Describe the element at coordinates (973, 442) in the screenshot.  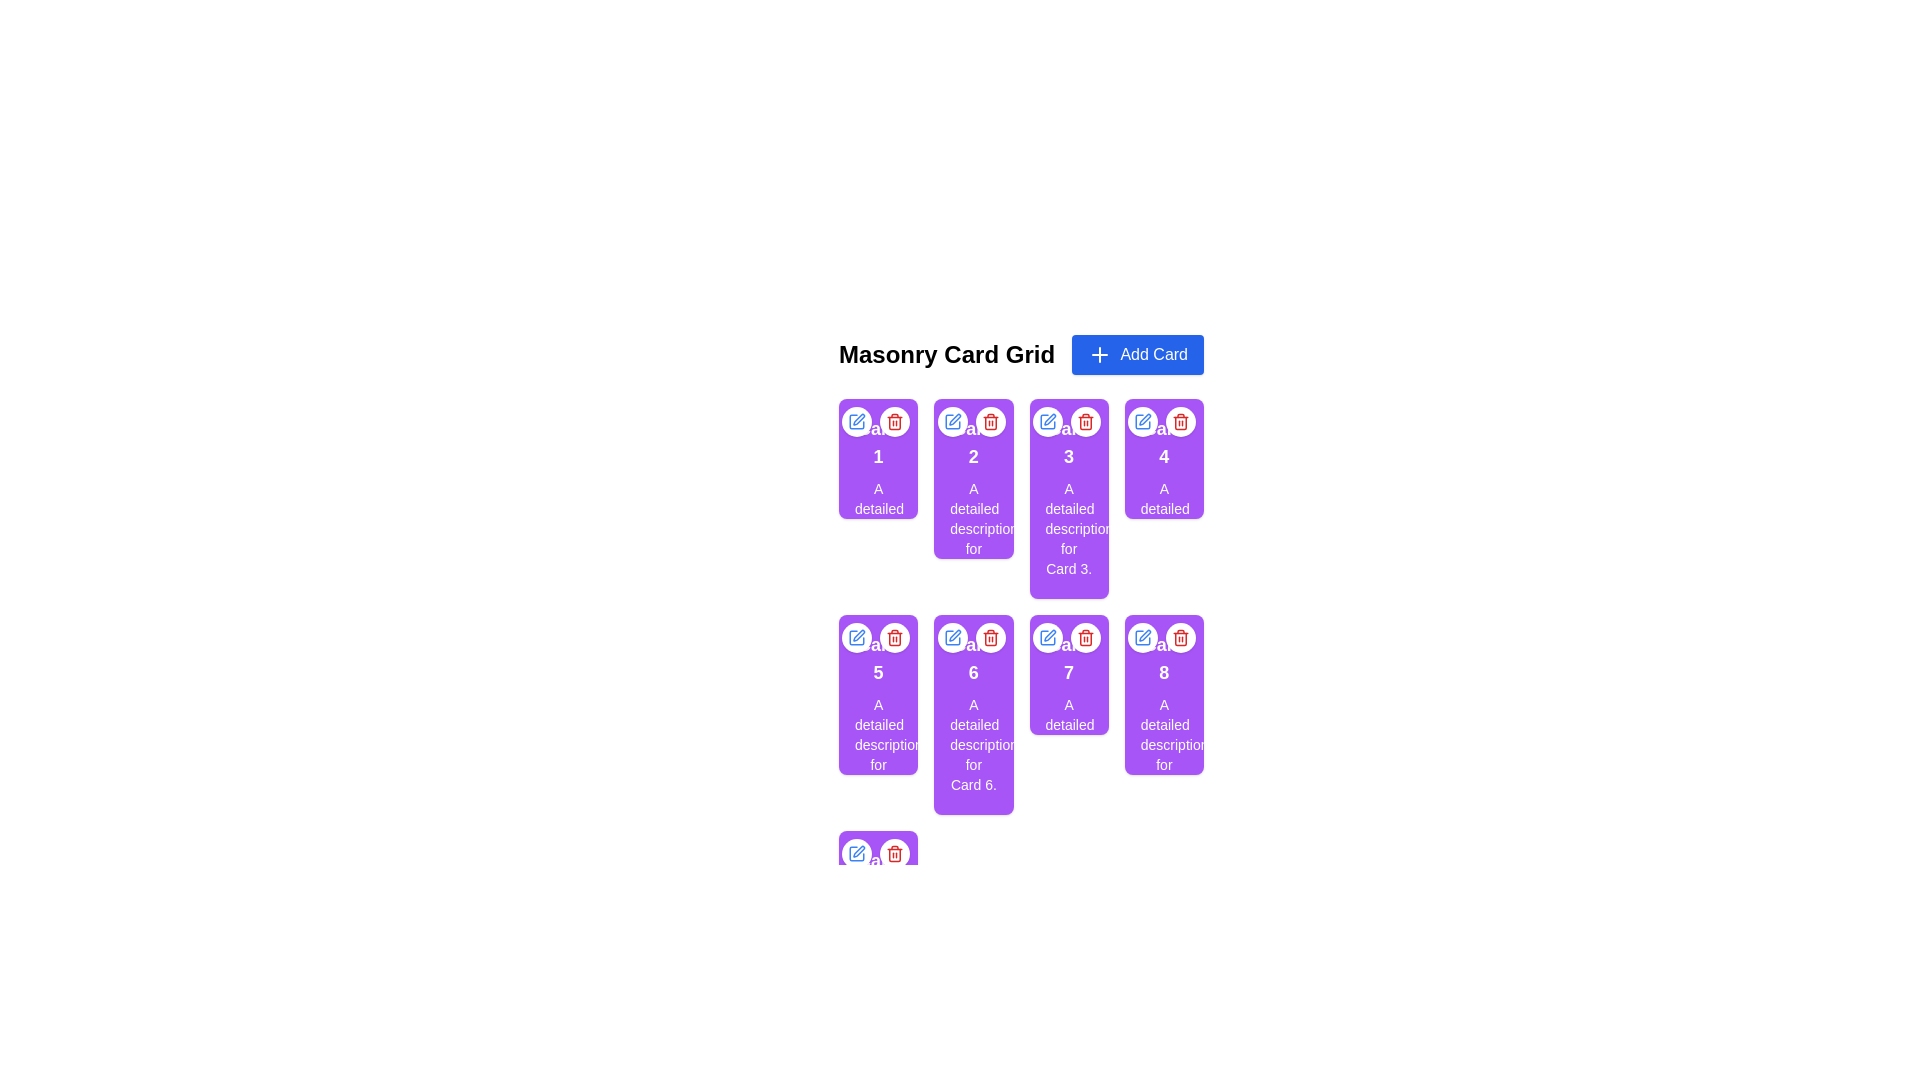
I see `the title text of 'Card 2' which is located at the top of the card, beneath the icons for editing and deleting` at that location.